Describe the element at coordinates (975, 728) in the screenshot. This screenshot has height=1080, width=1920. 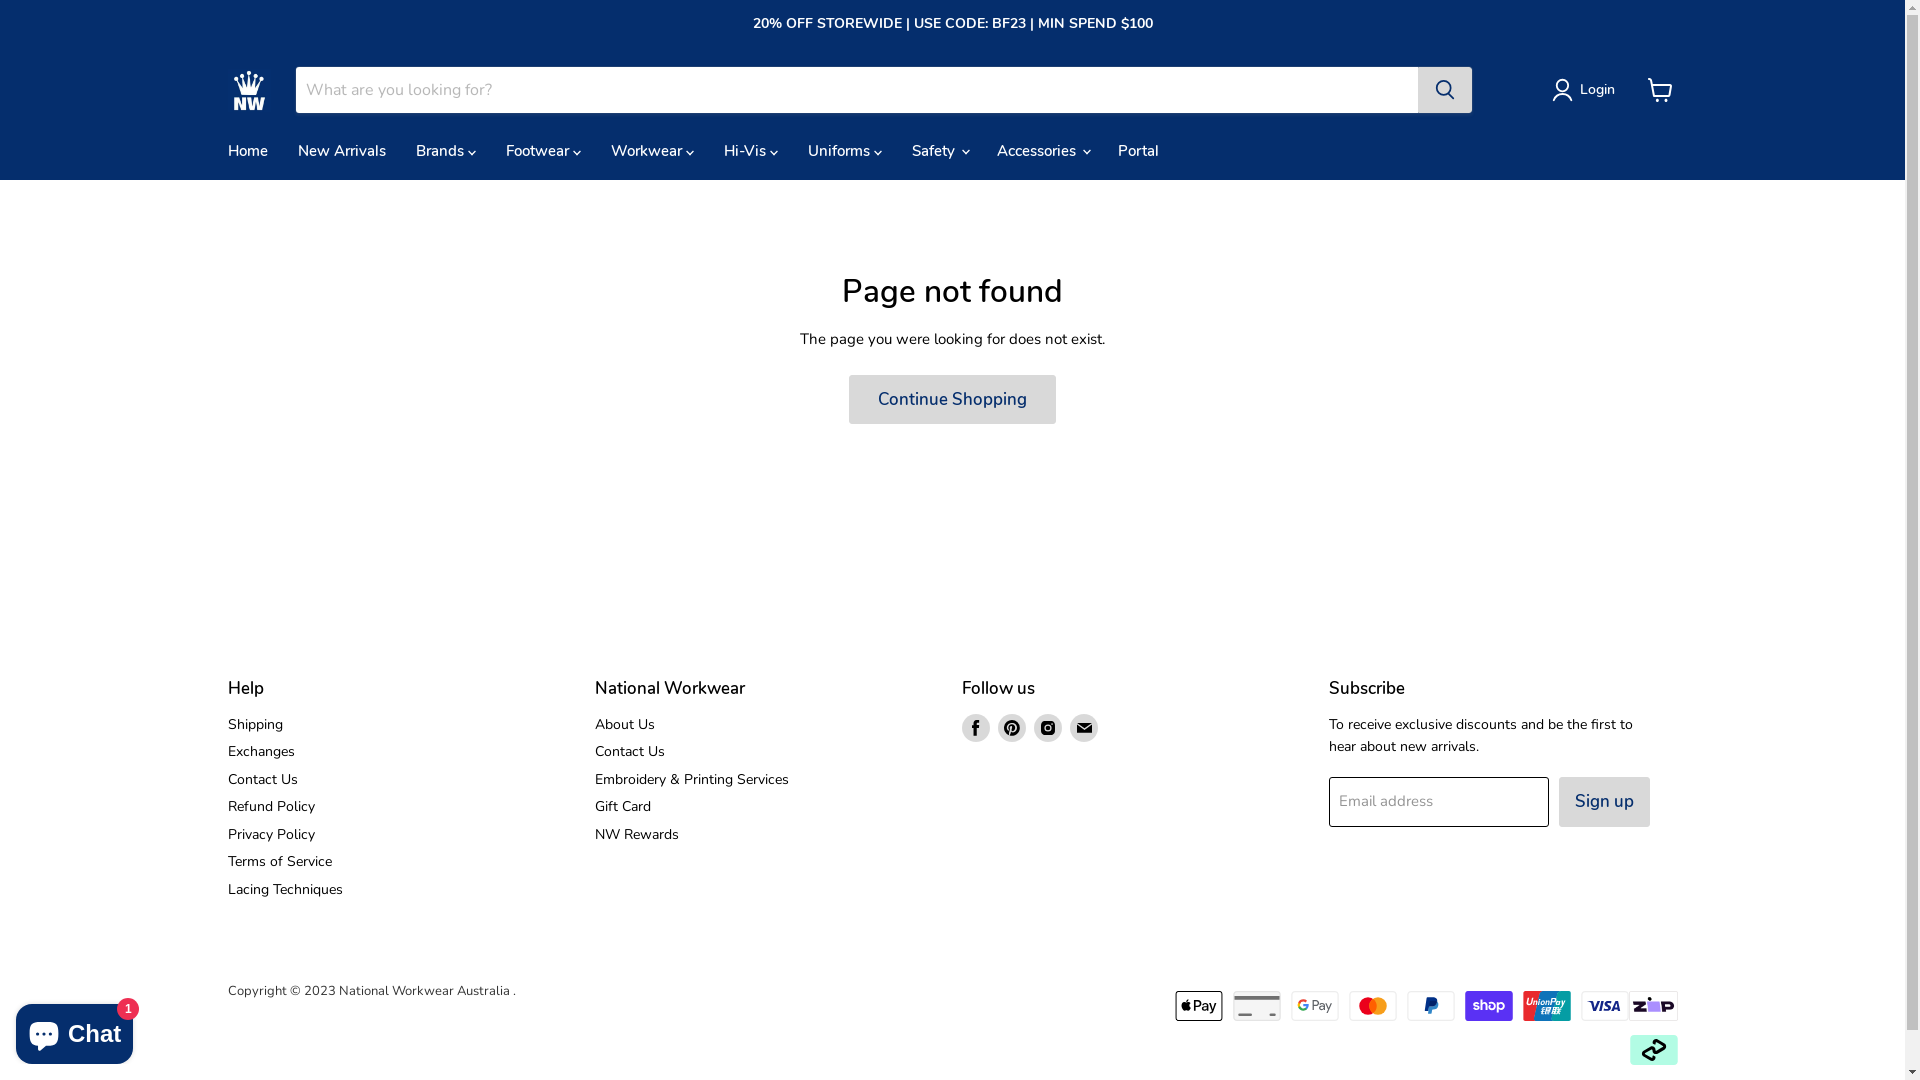
I see `'Find us on Facebook'` at that location.